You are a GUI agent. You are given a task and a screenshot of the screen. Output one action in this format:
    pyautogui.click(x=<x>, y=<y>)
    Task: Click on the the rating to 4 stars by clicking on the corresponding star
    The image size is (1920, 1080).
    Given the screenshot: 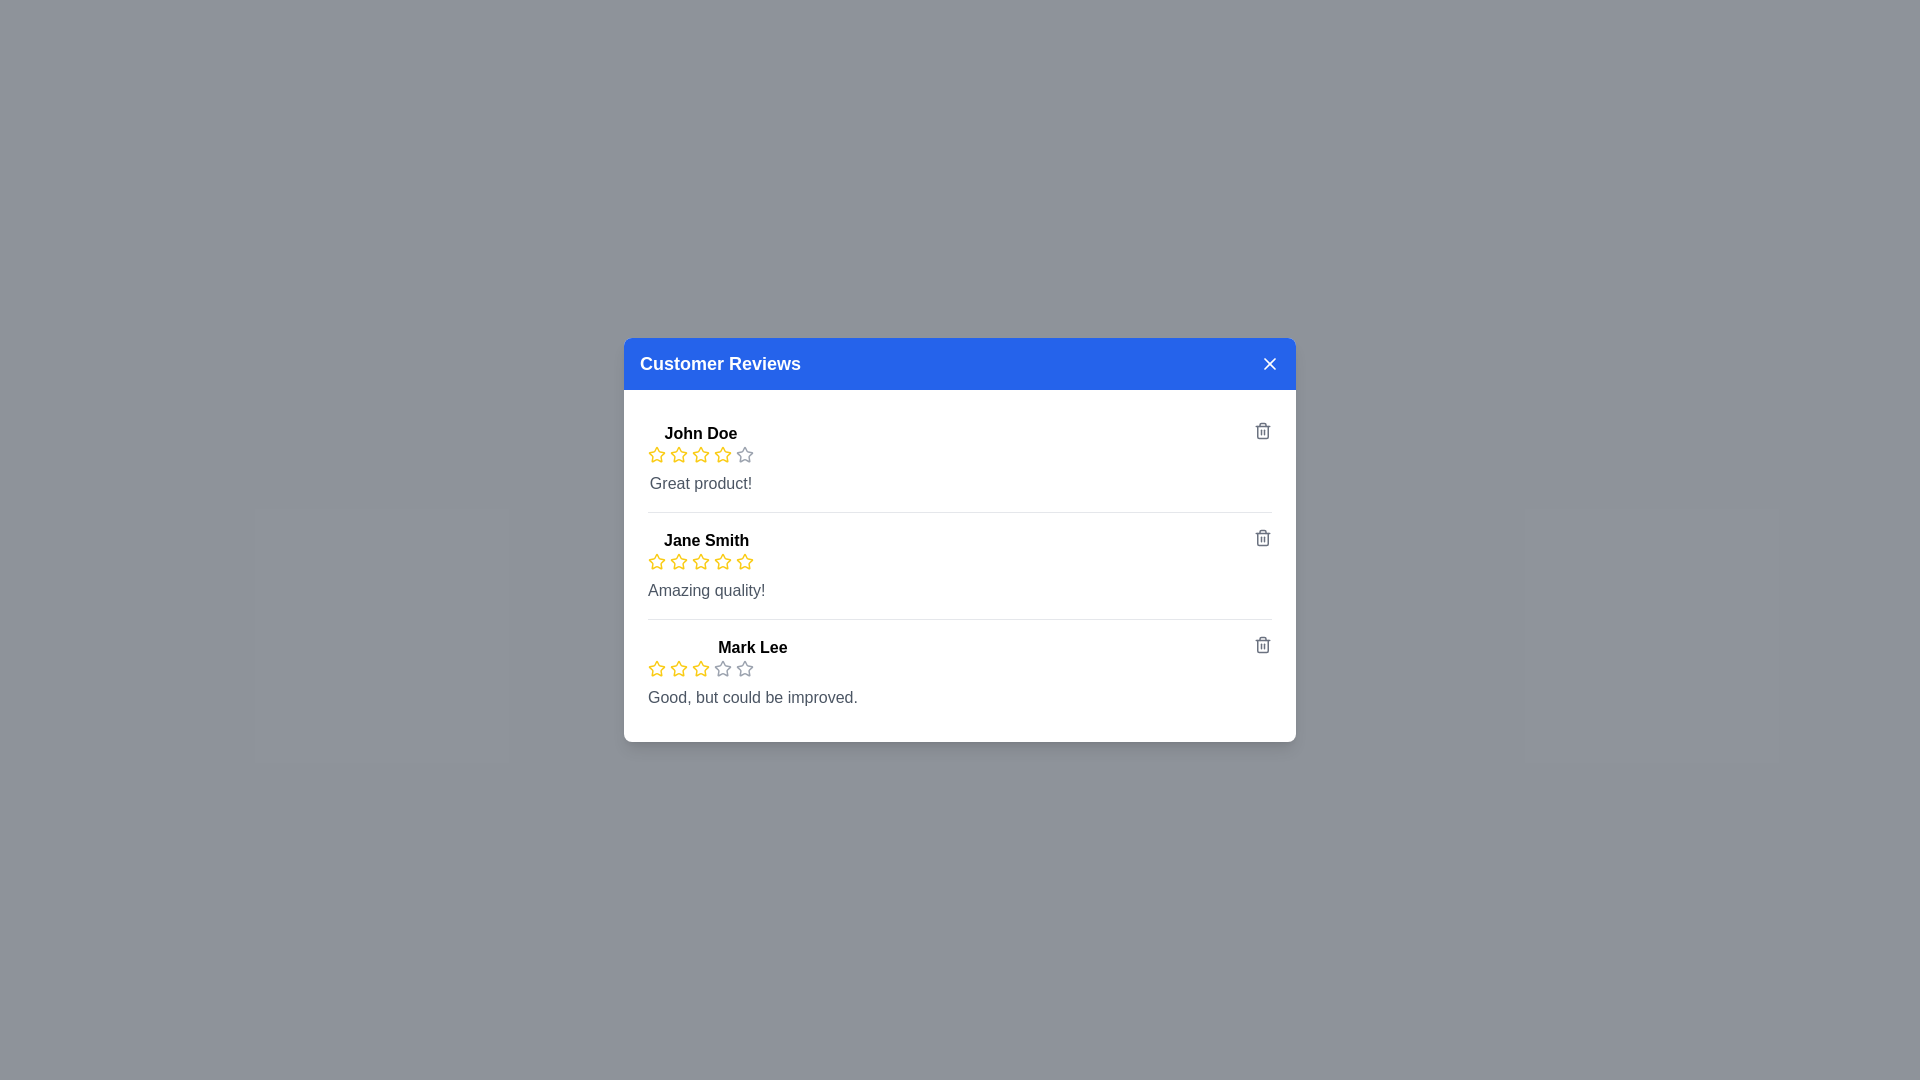 What is the action you would take?
    pyautogui.click(x=722, y=455)
    